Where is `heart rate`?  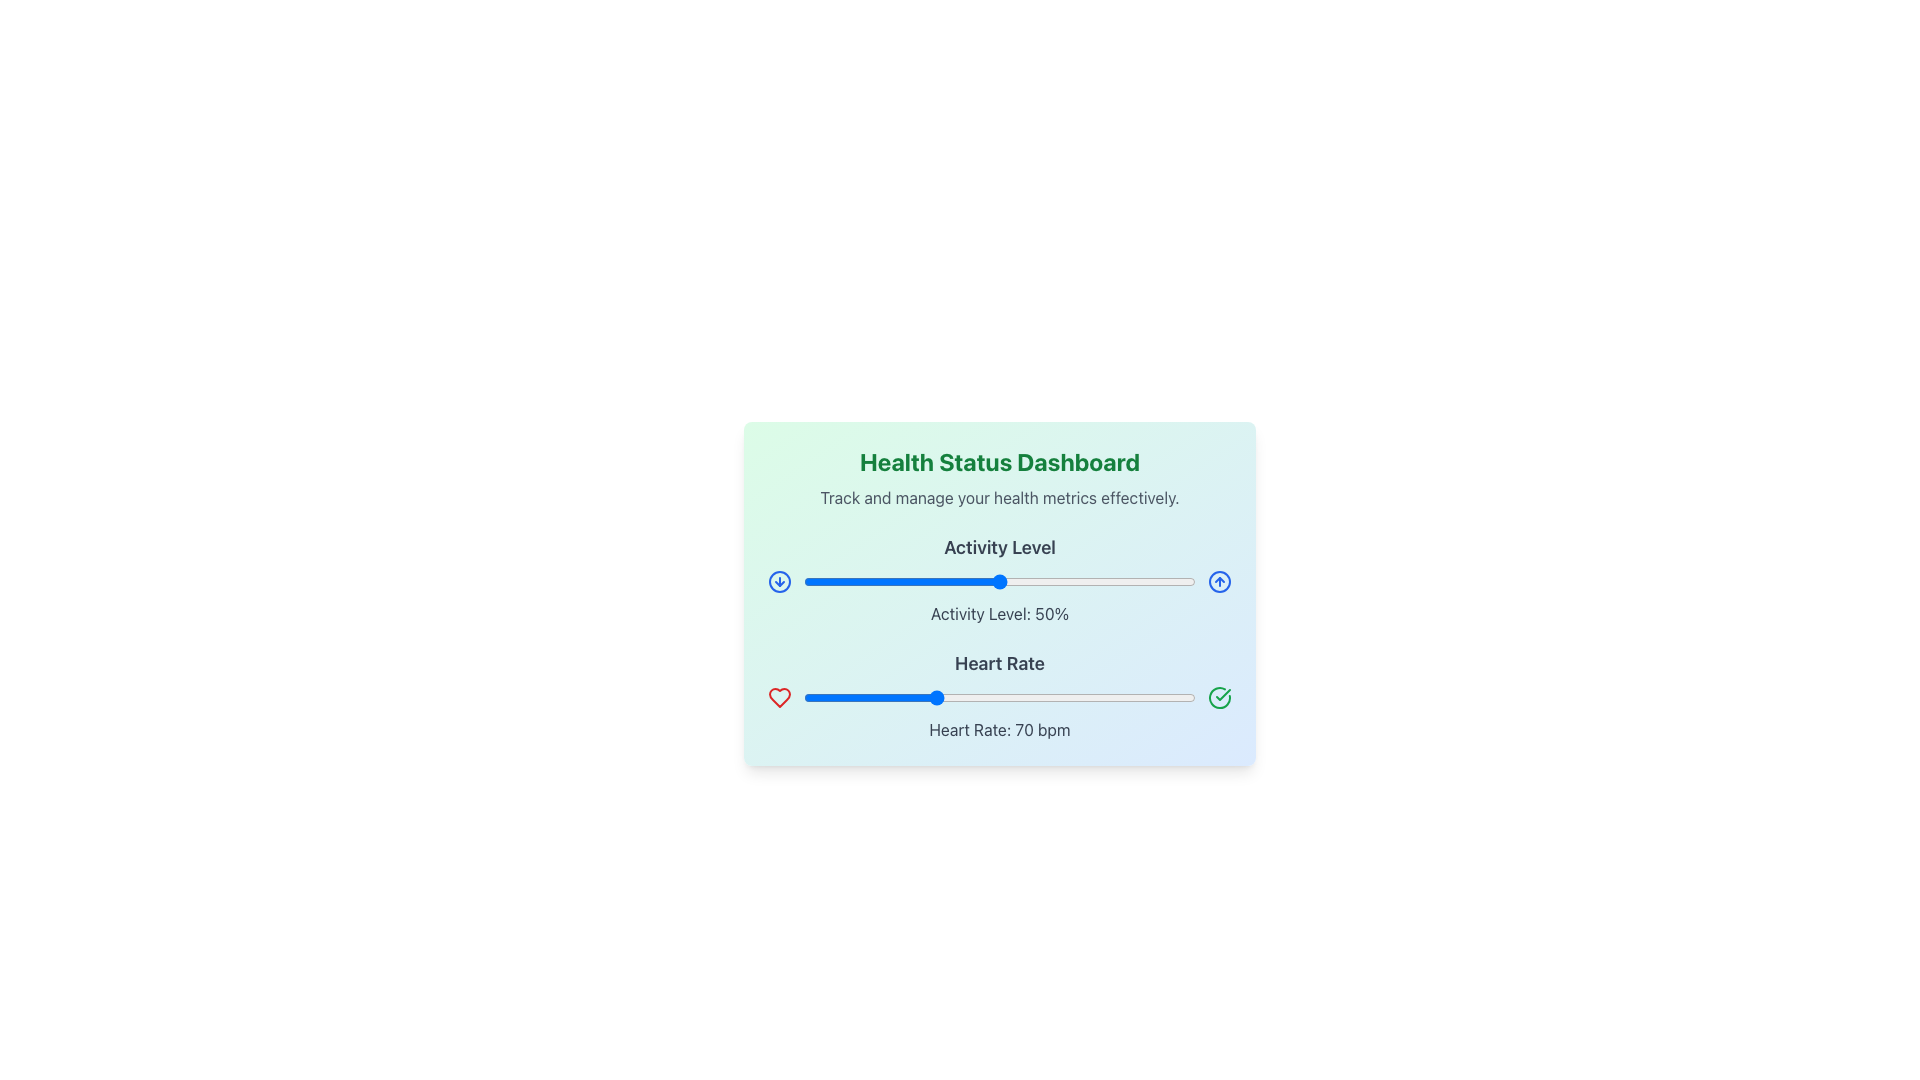 heart rate is located at coordinates (953, 697).